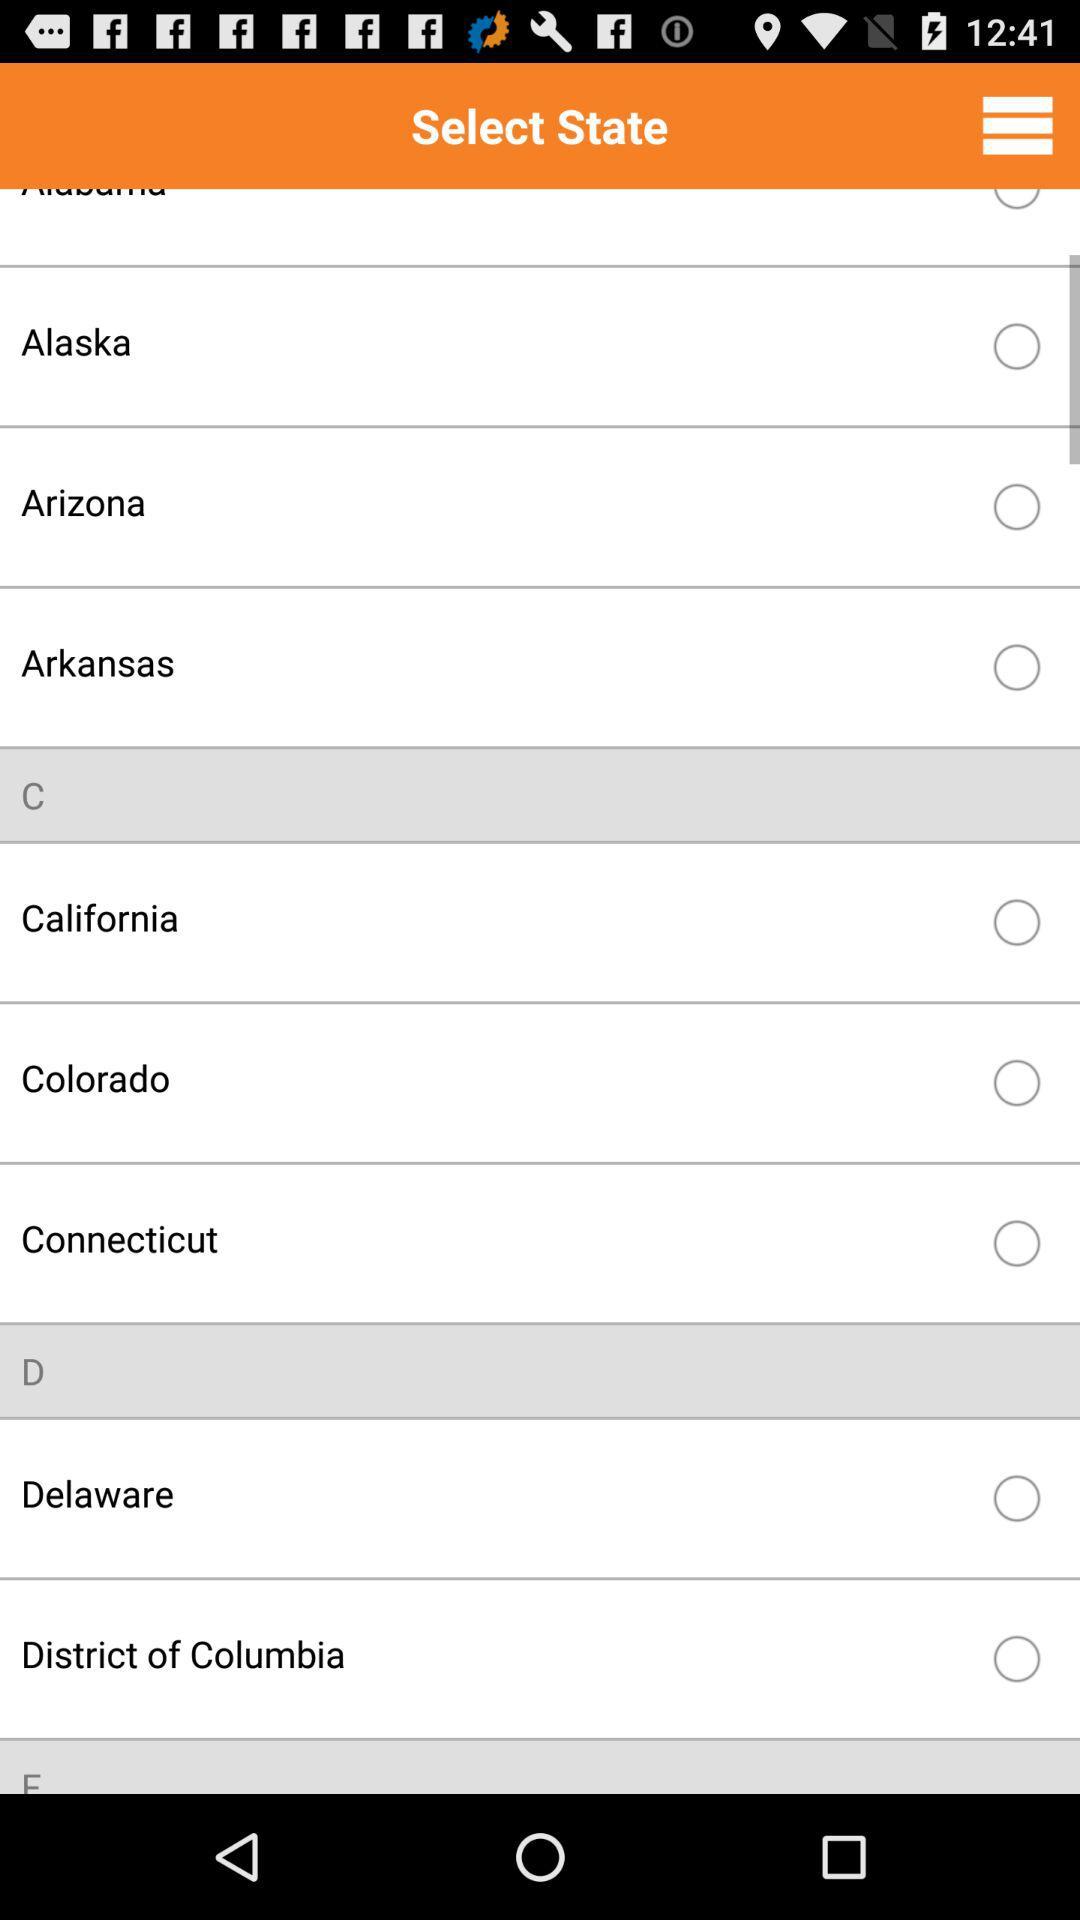 The image size is (1080, 1920). What do you see at coordinates (1017, 124) in the screenshot?
I see `full menu option` at bounding box center [1017, 124].